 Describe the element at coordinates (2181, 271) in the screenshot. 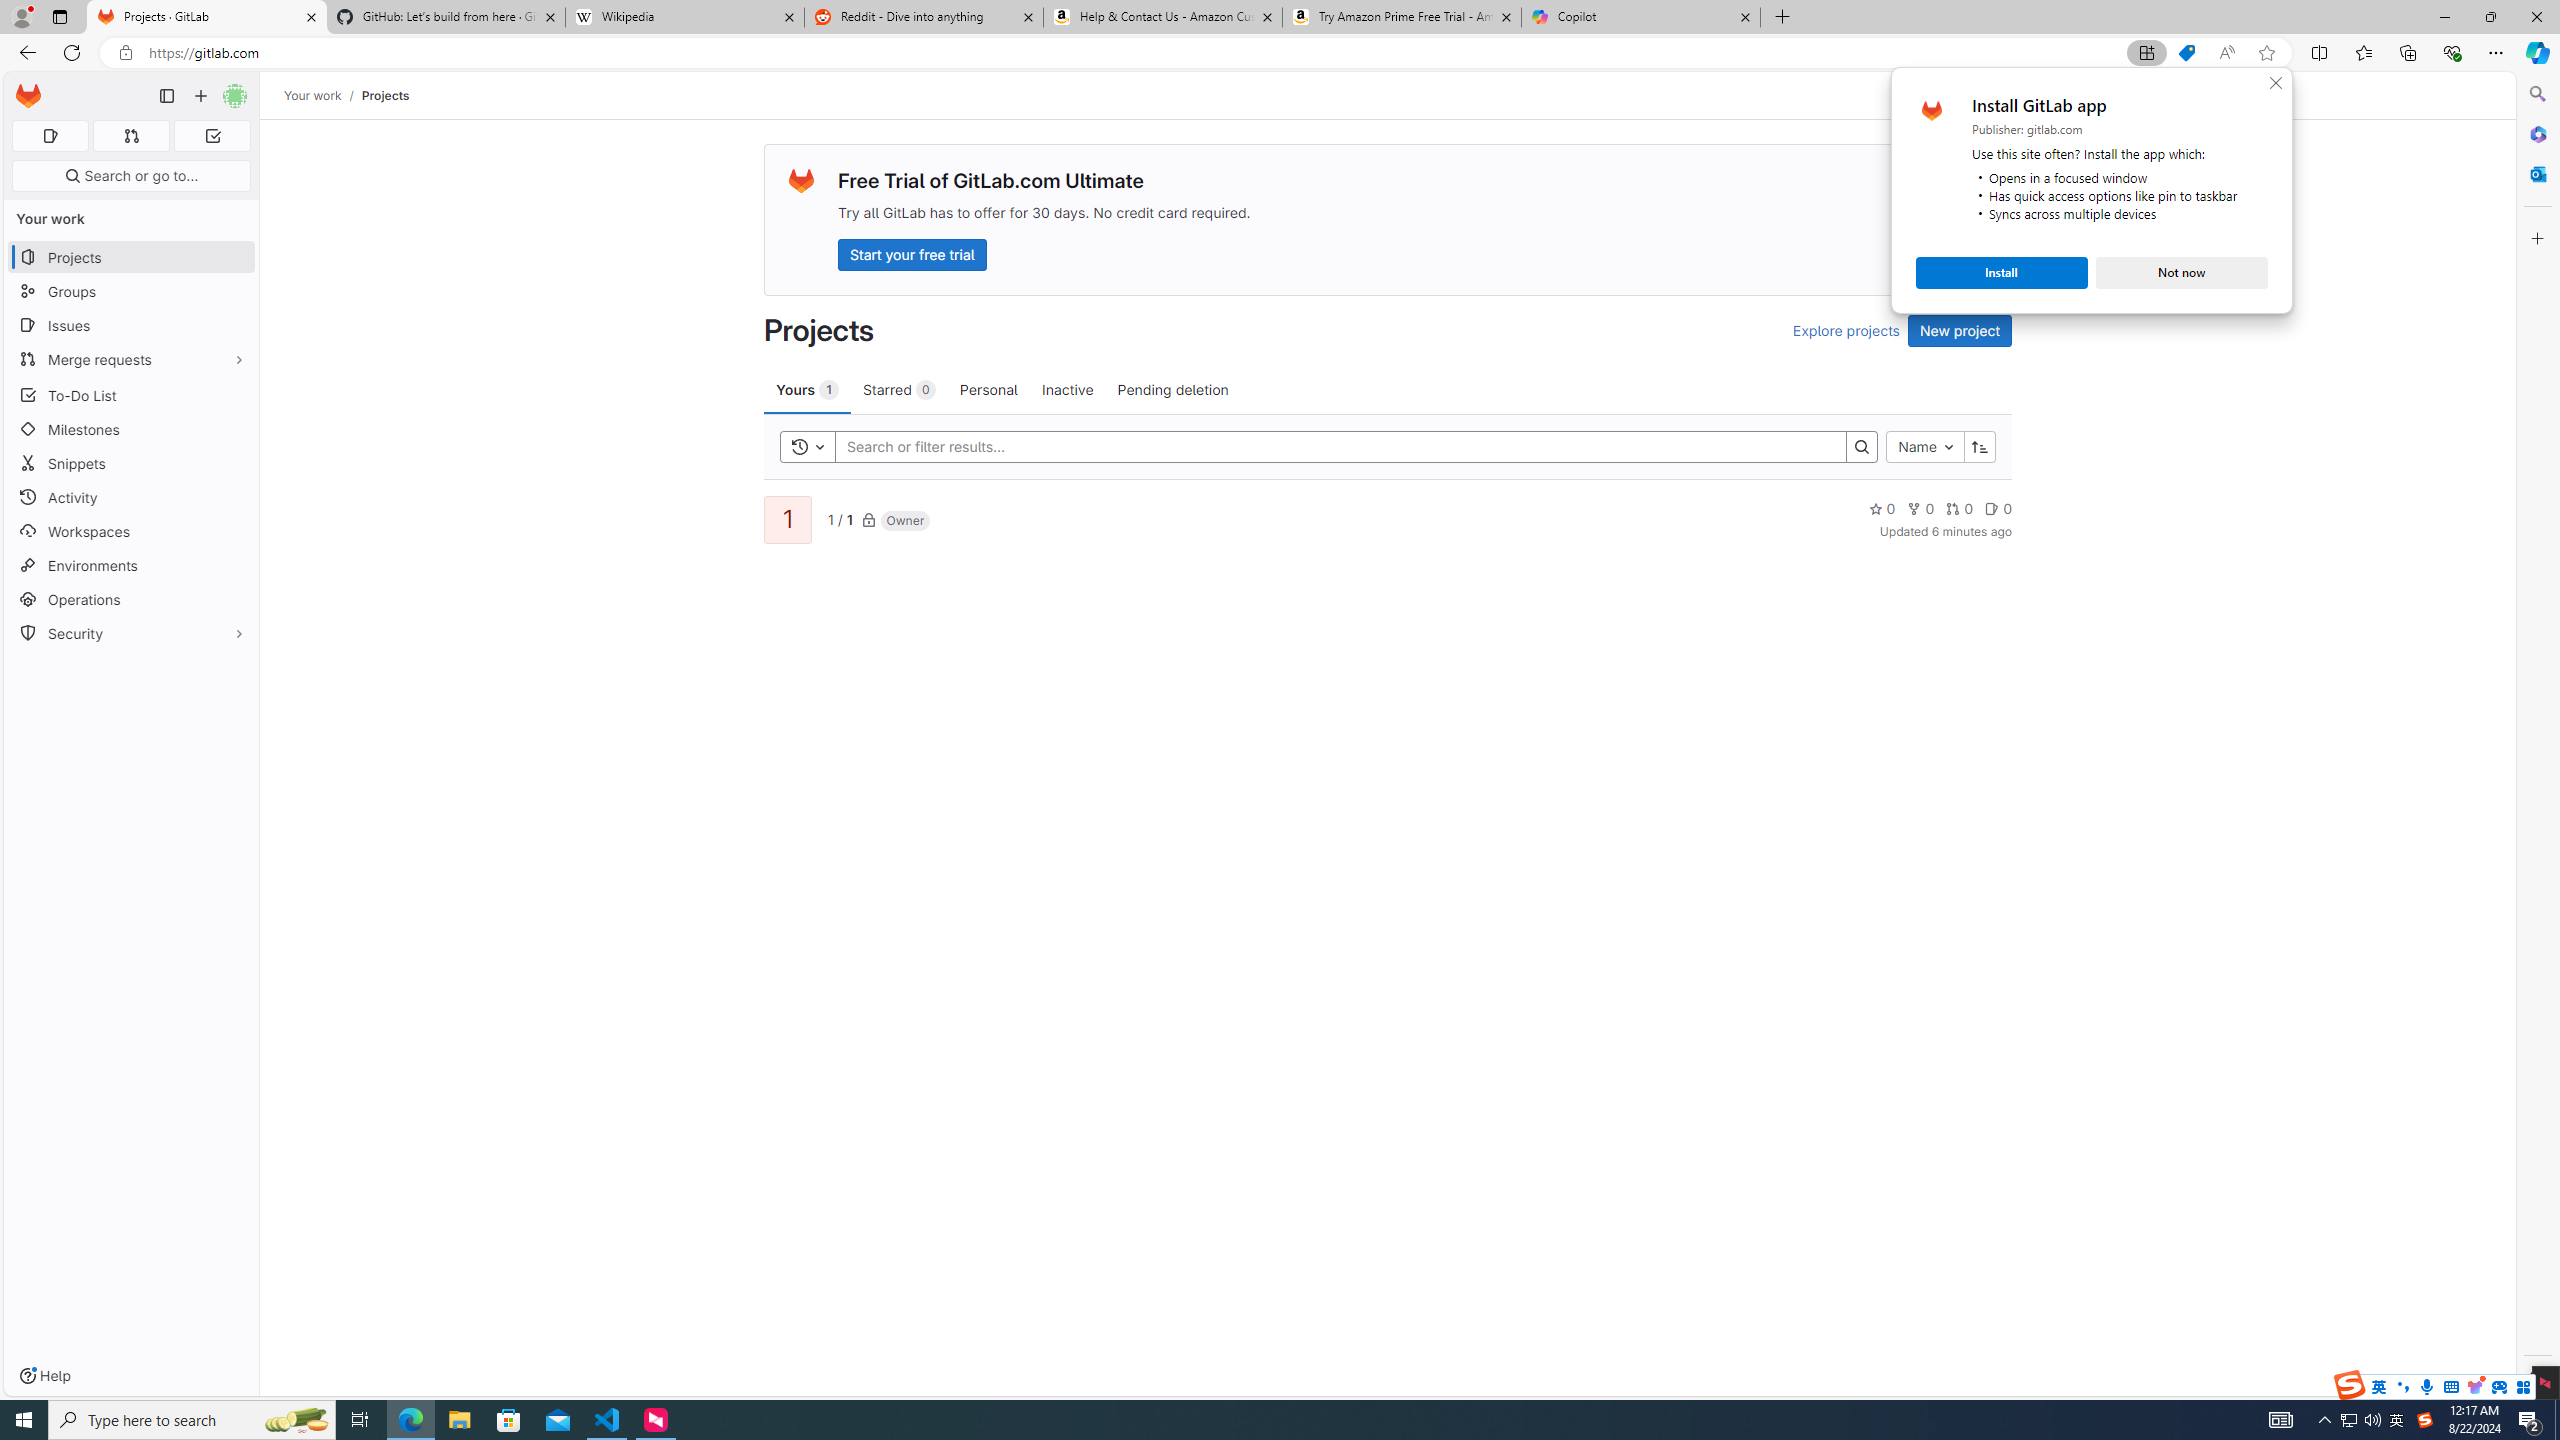

I see `'Not now'` at that location.